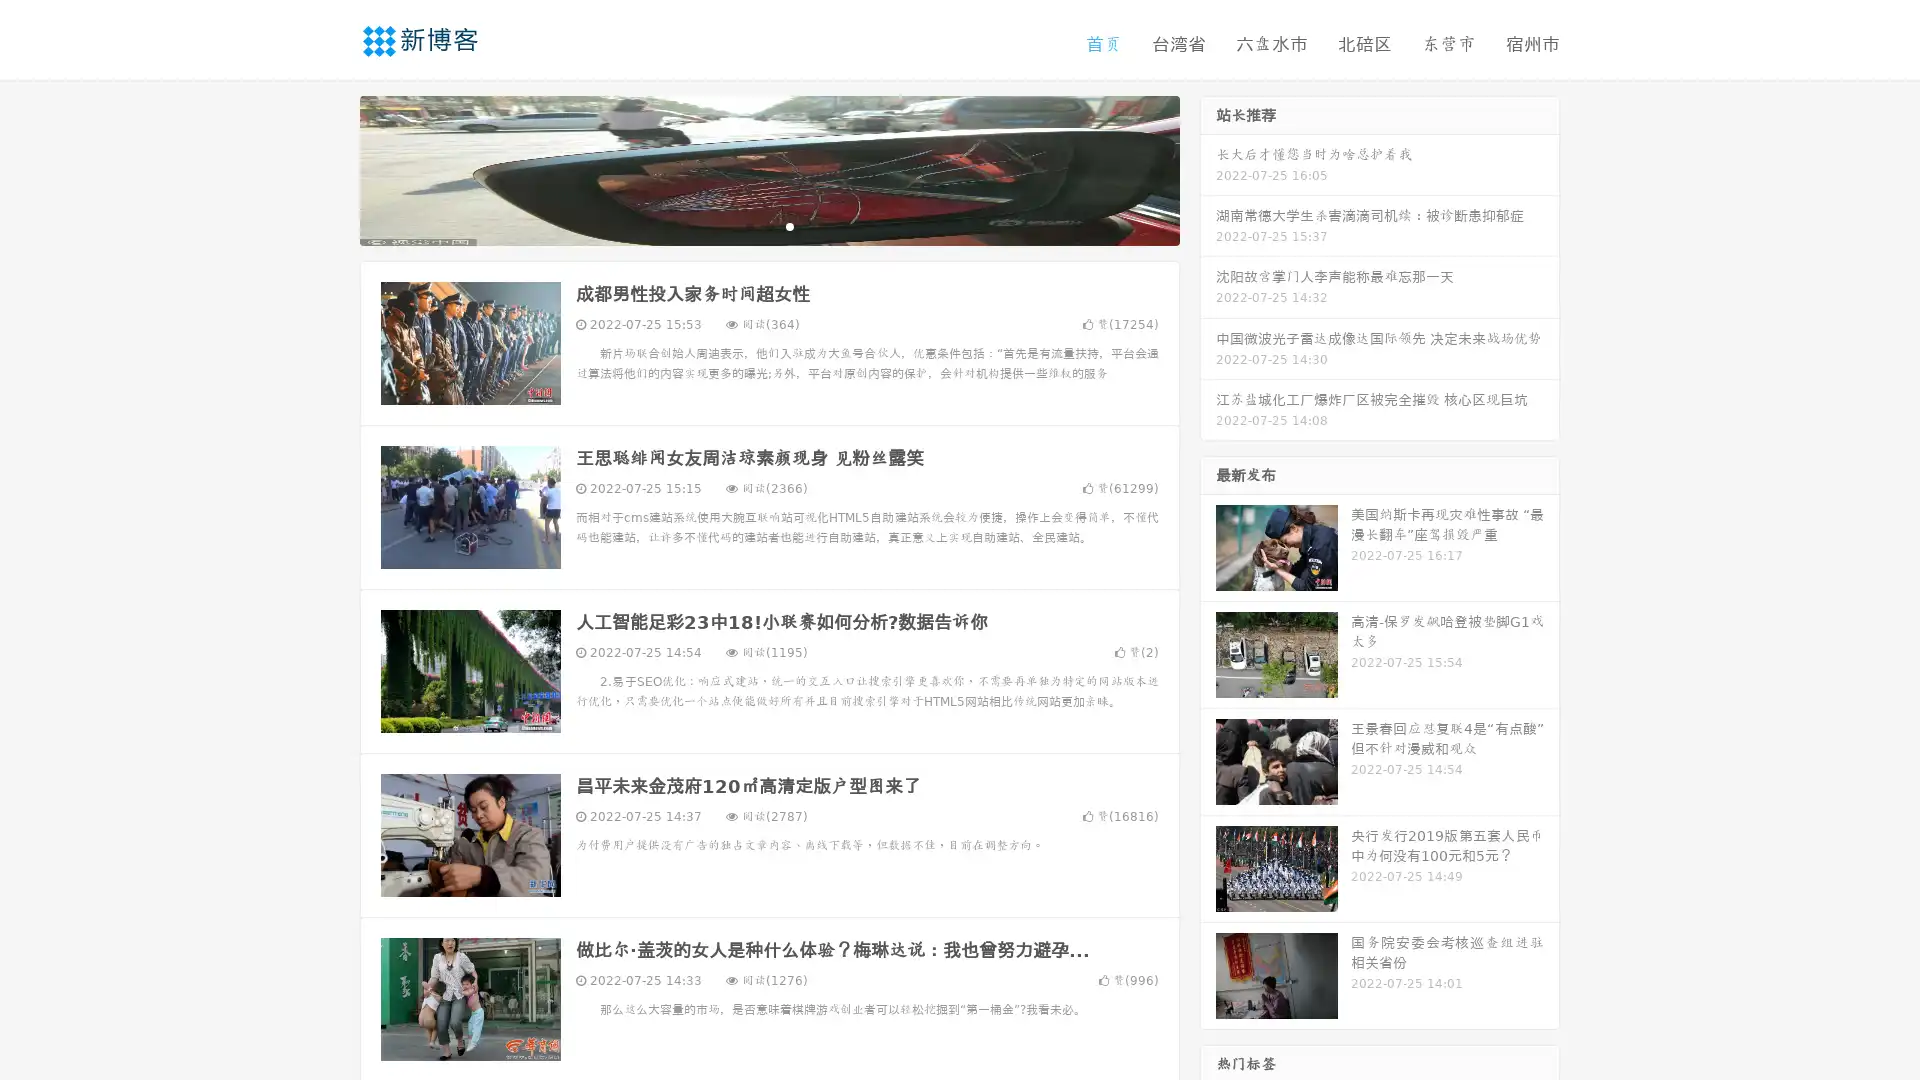 The height and width of the screenshot is (1080, 1920). I want to click on Previous slide, so click(330, 168).